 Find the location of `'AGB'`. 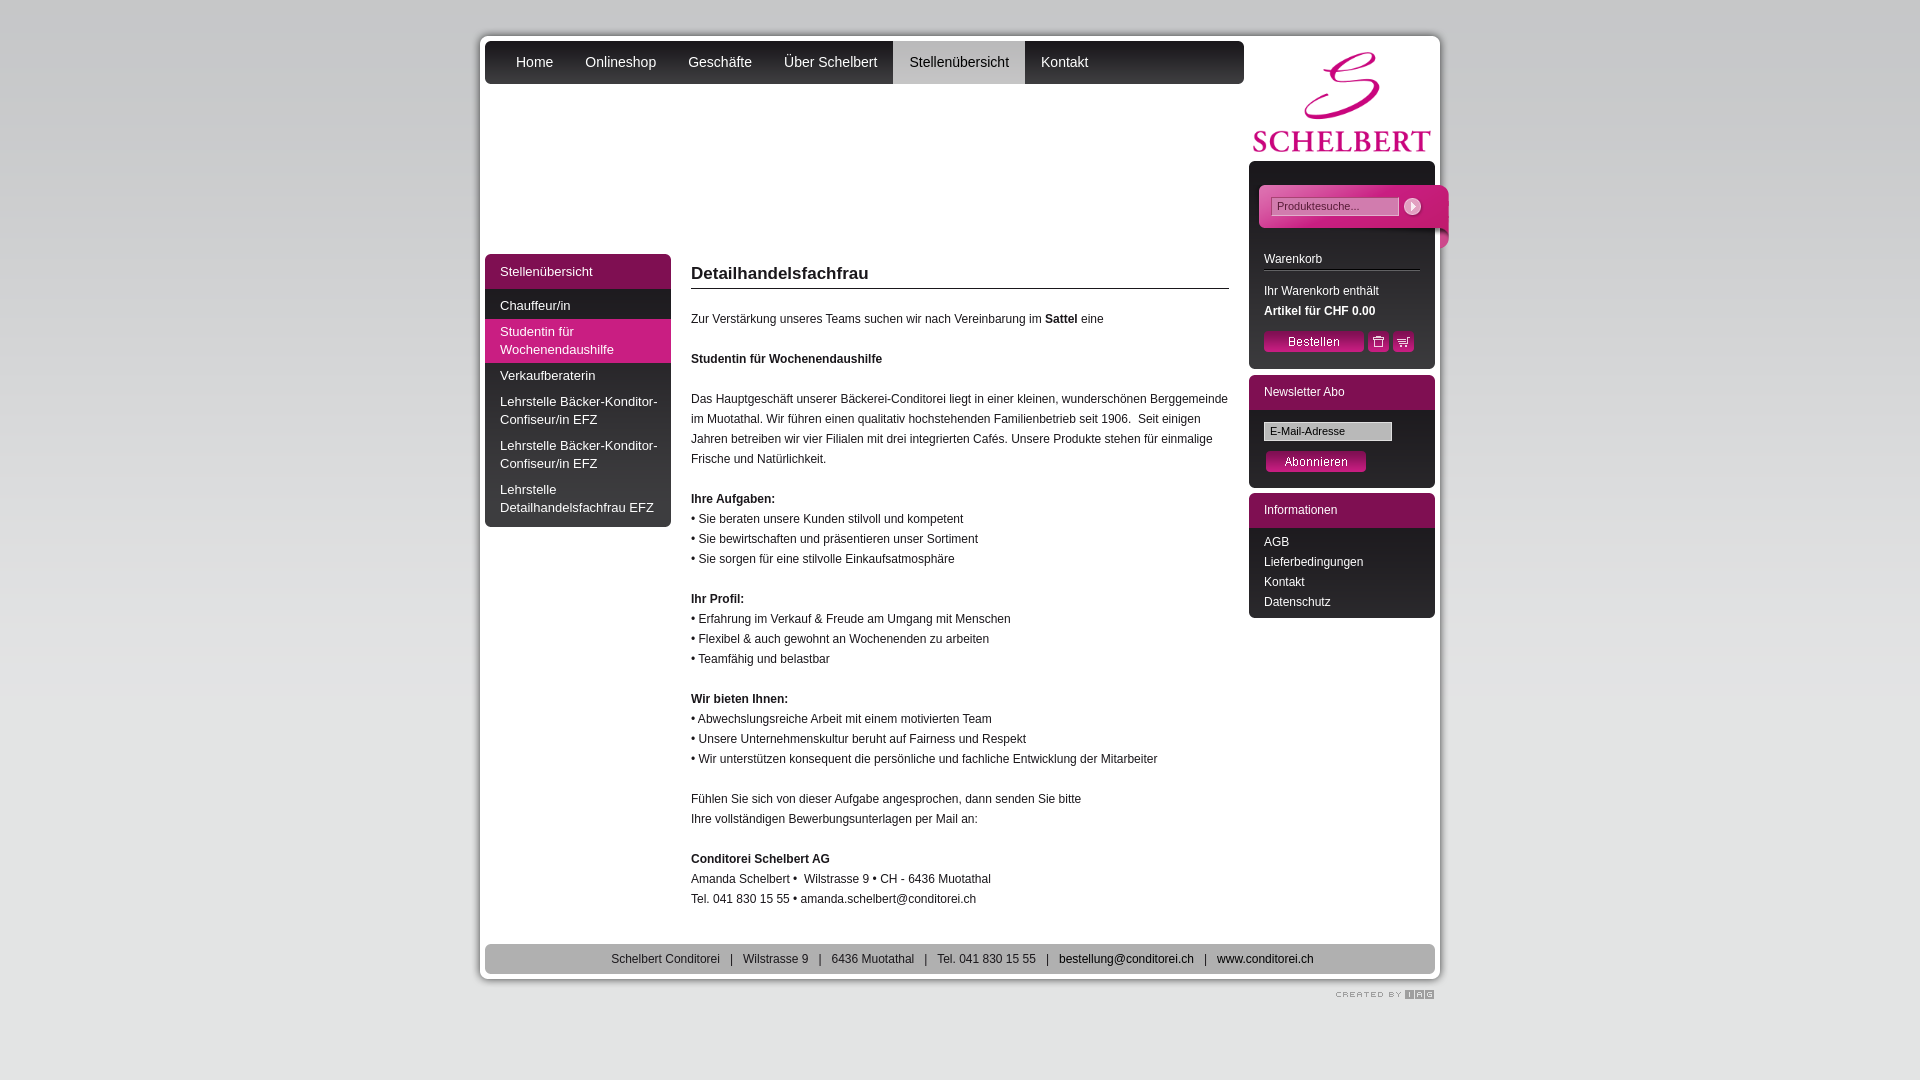

'AGB' is located at coordinates (1275, 542).